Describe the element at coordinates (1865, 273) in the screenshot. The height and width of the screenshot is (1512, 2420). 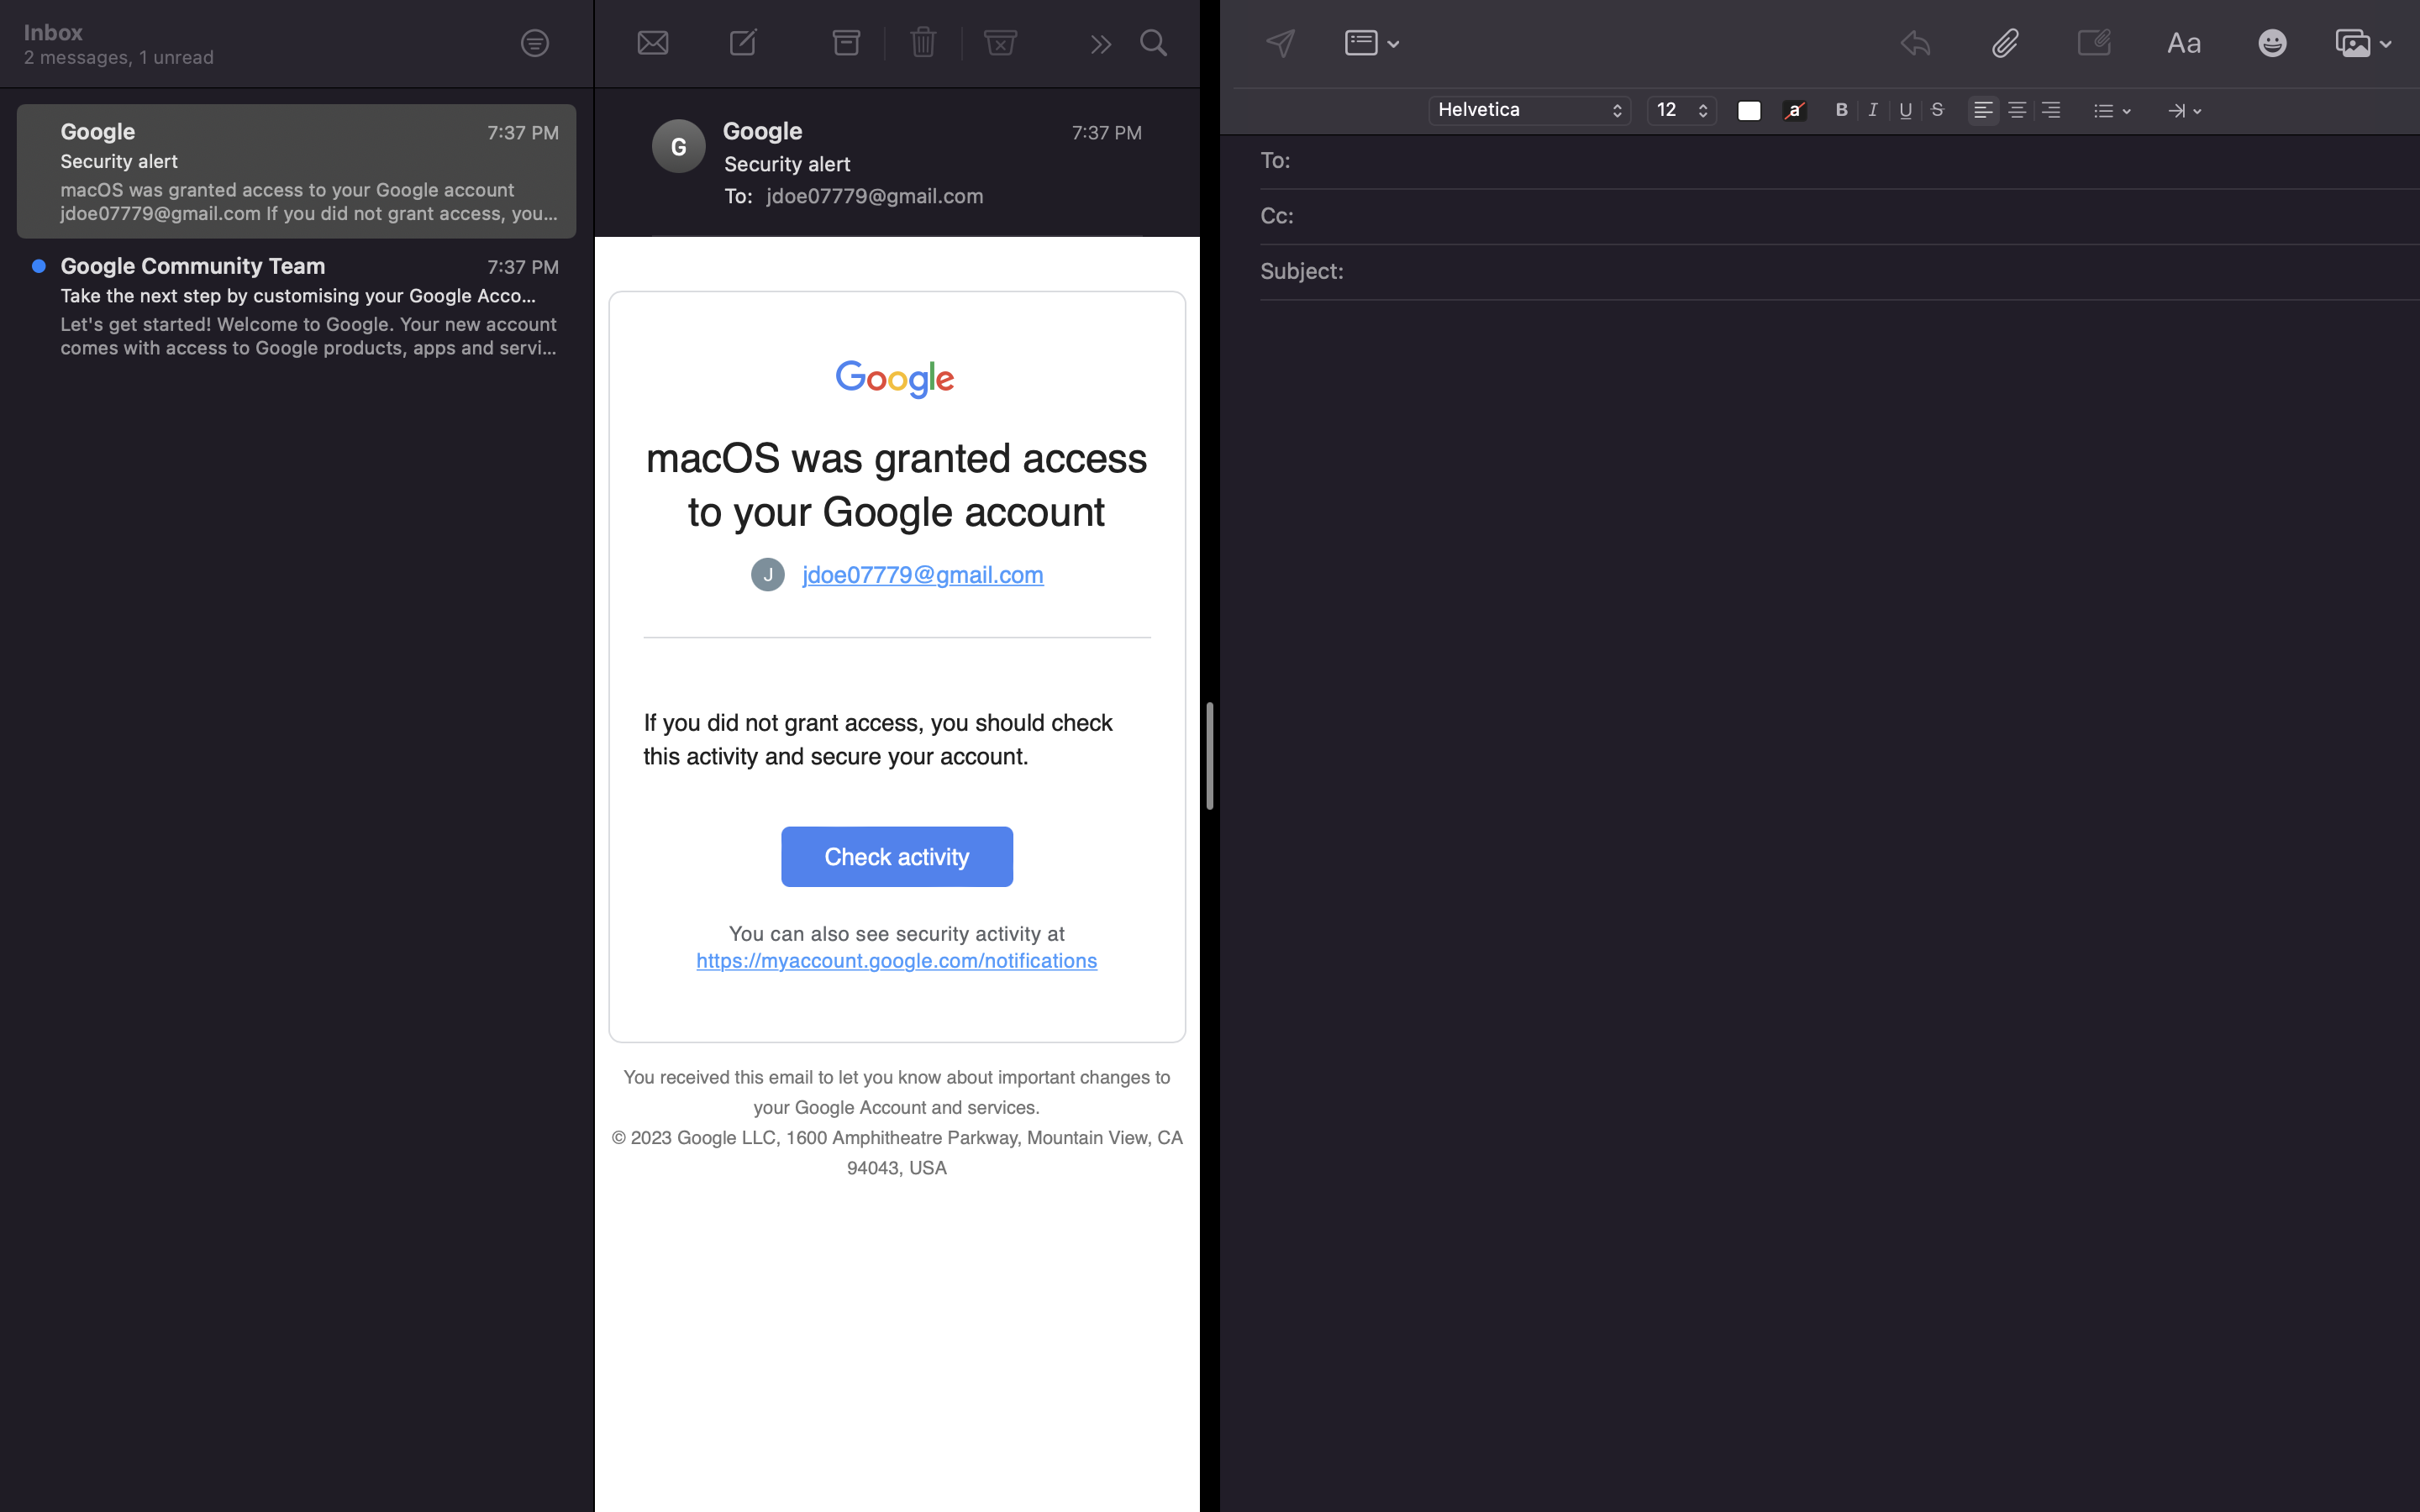
I see `Insert "Application for job" into the subject bar and press enter` at that location.